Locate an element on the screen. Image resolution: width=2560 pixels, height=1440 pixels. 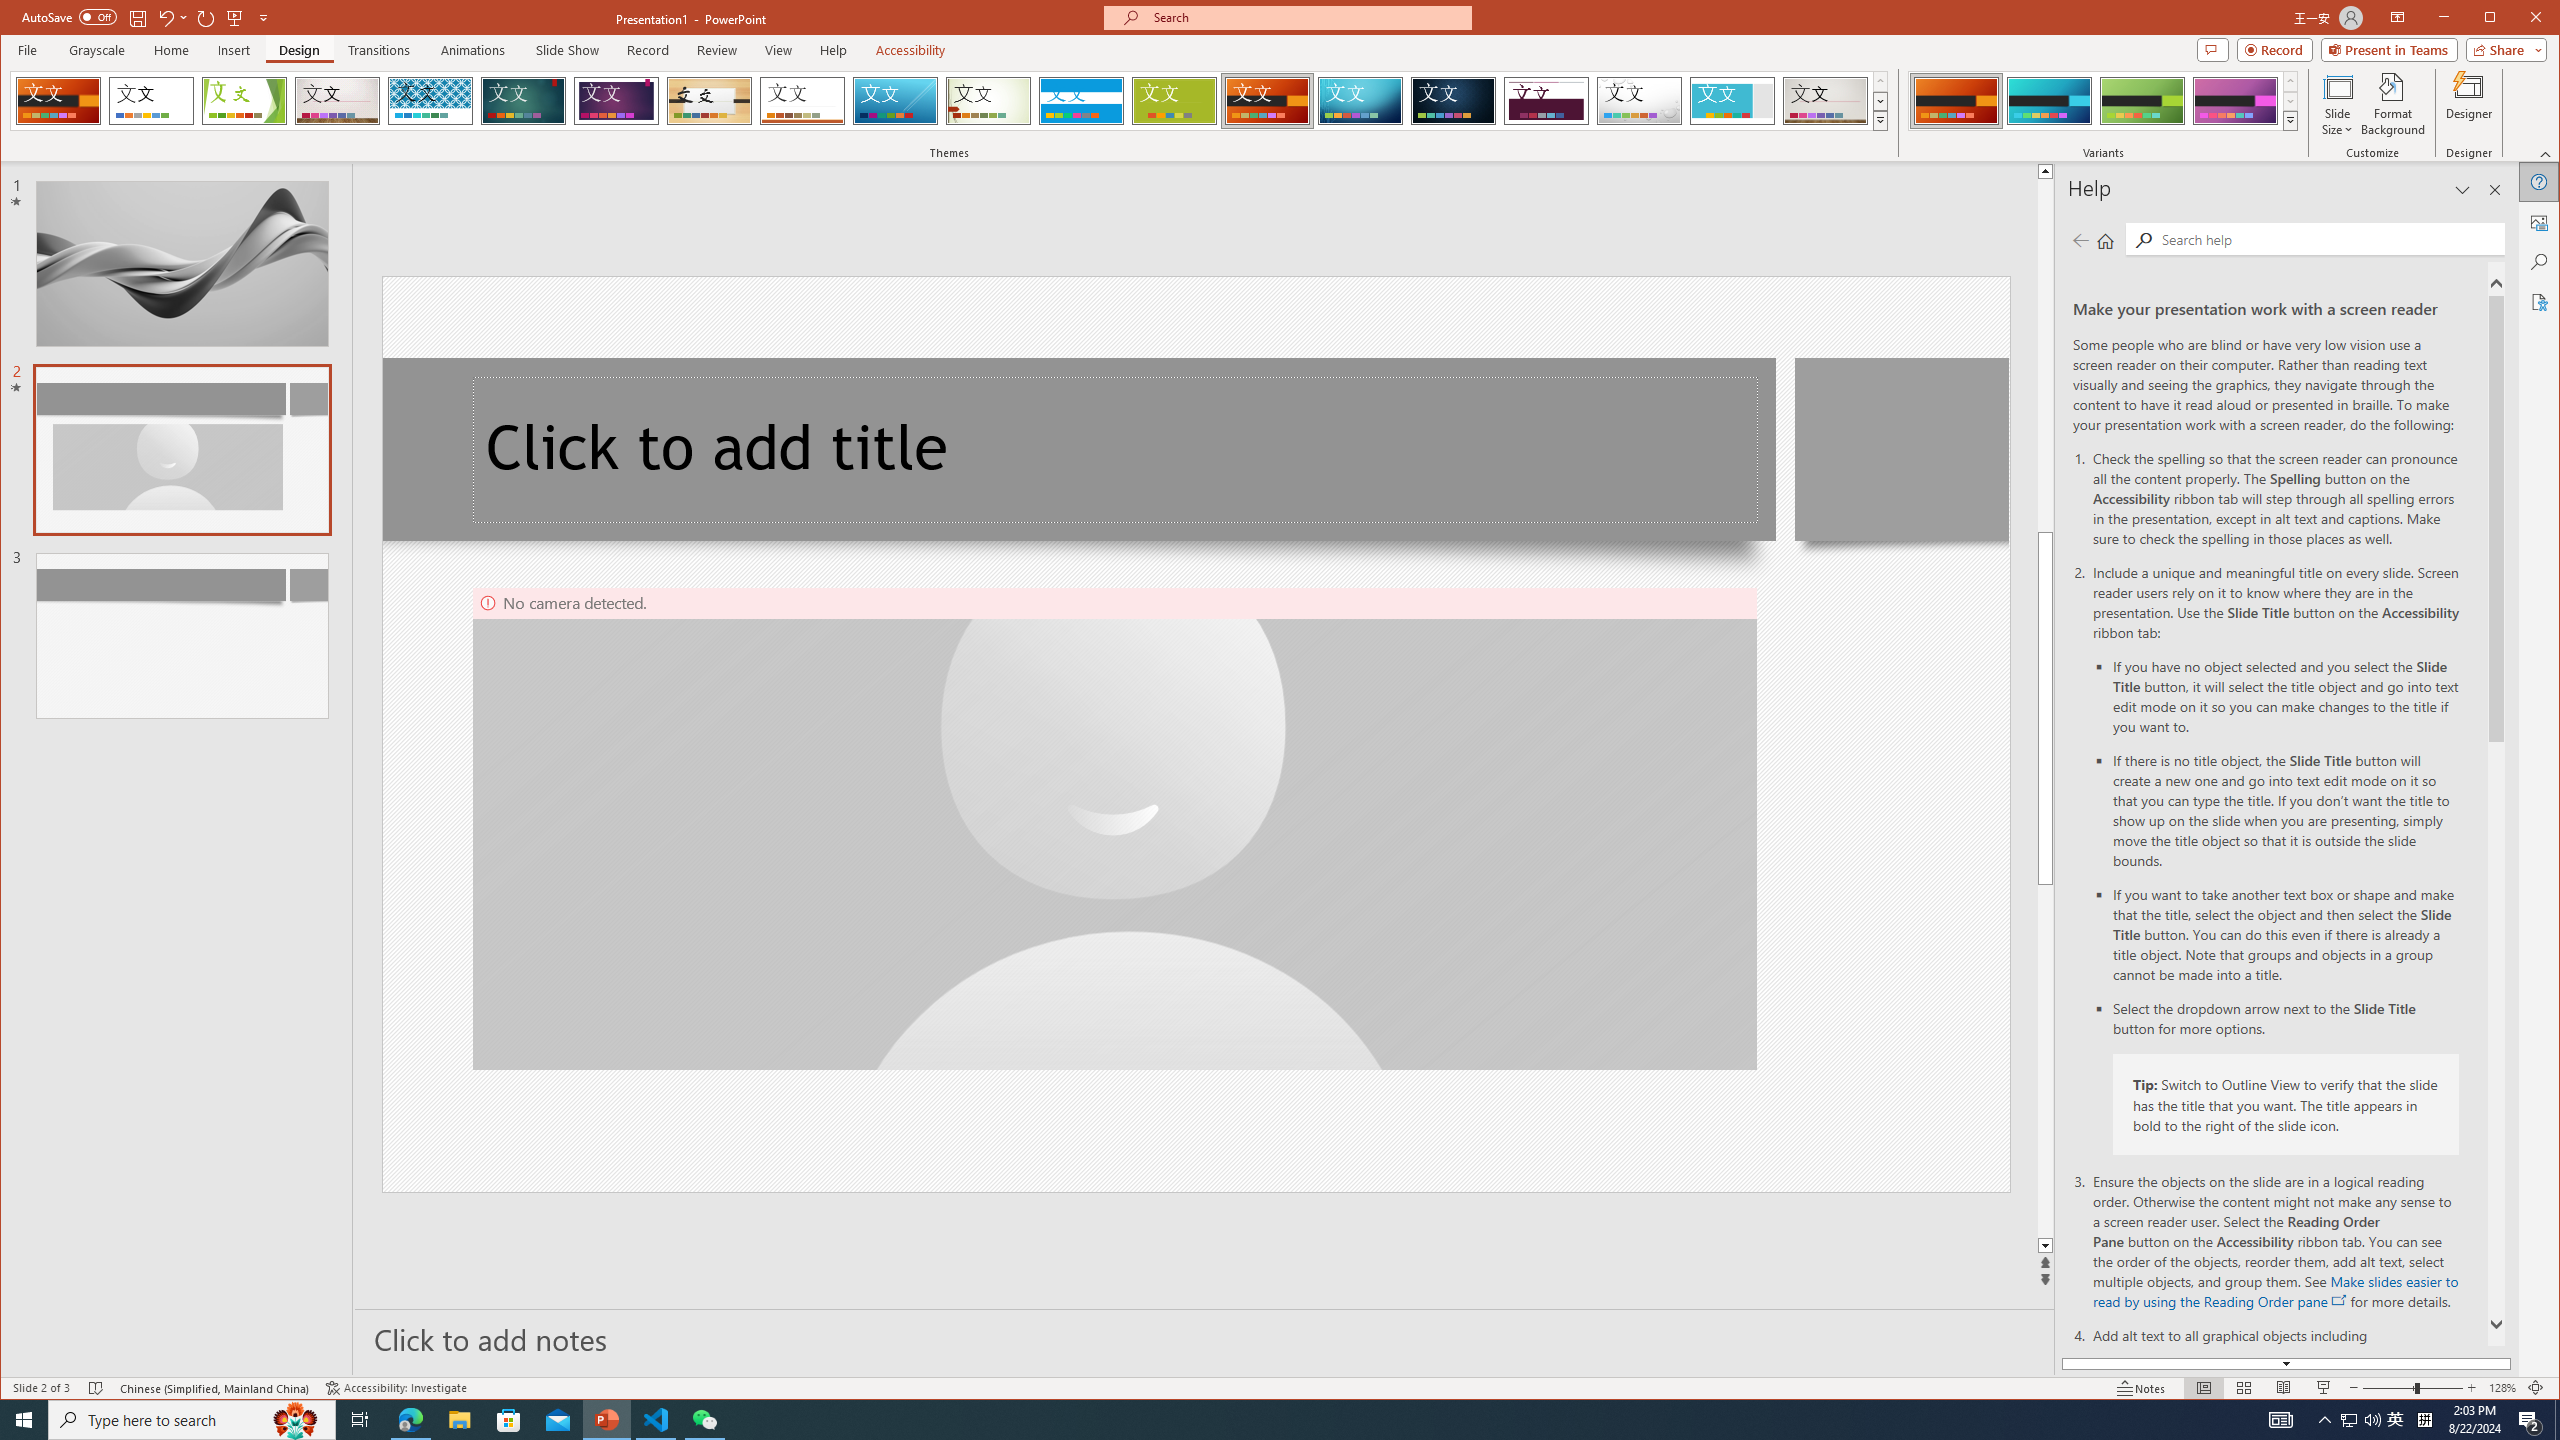
'Berlin Variant 2' is located at coordinates (2049, 100).